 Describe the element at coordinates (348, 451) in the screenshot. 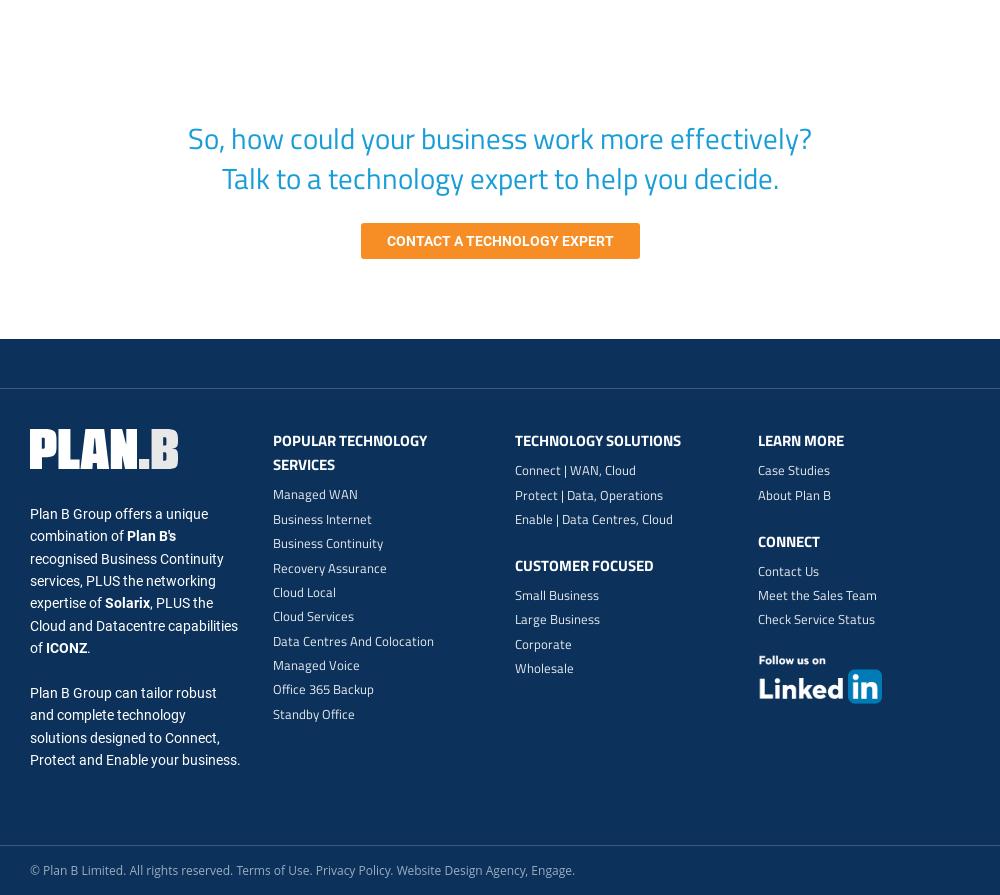

I see `'Popular Technology Services'` at that location.